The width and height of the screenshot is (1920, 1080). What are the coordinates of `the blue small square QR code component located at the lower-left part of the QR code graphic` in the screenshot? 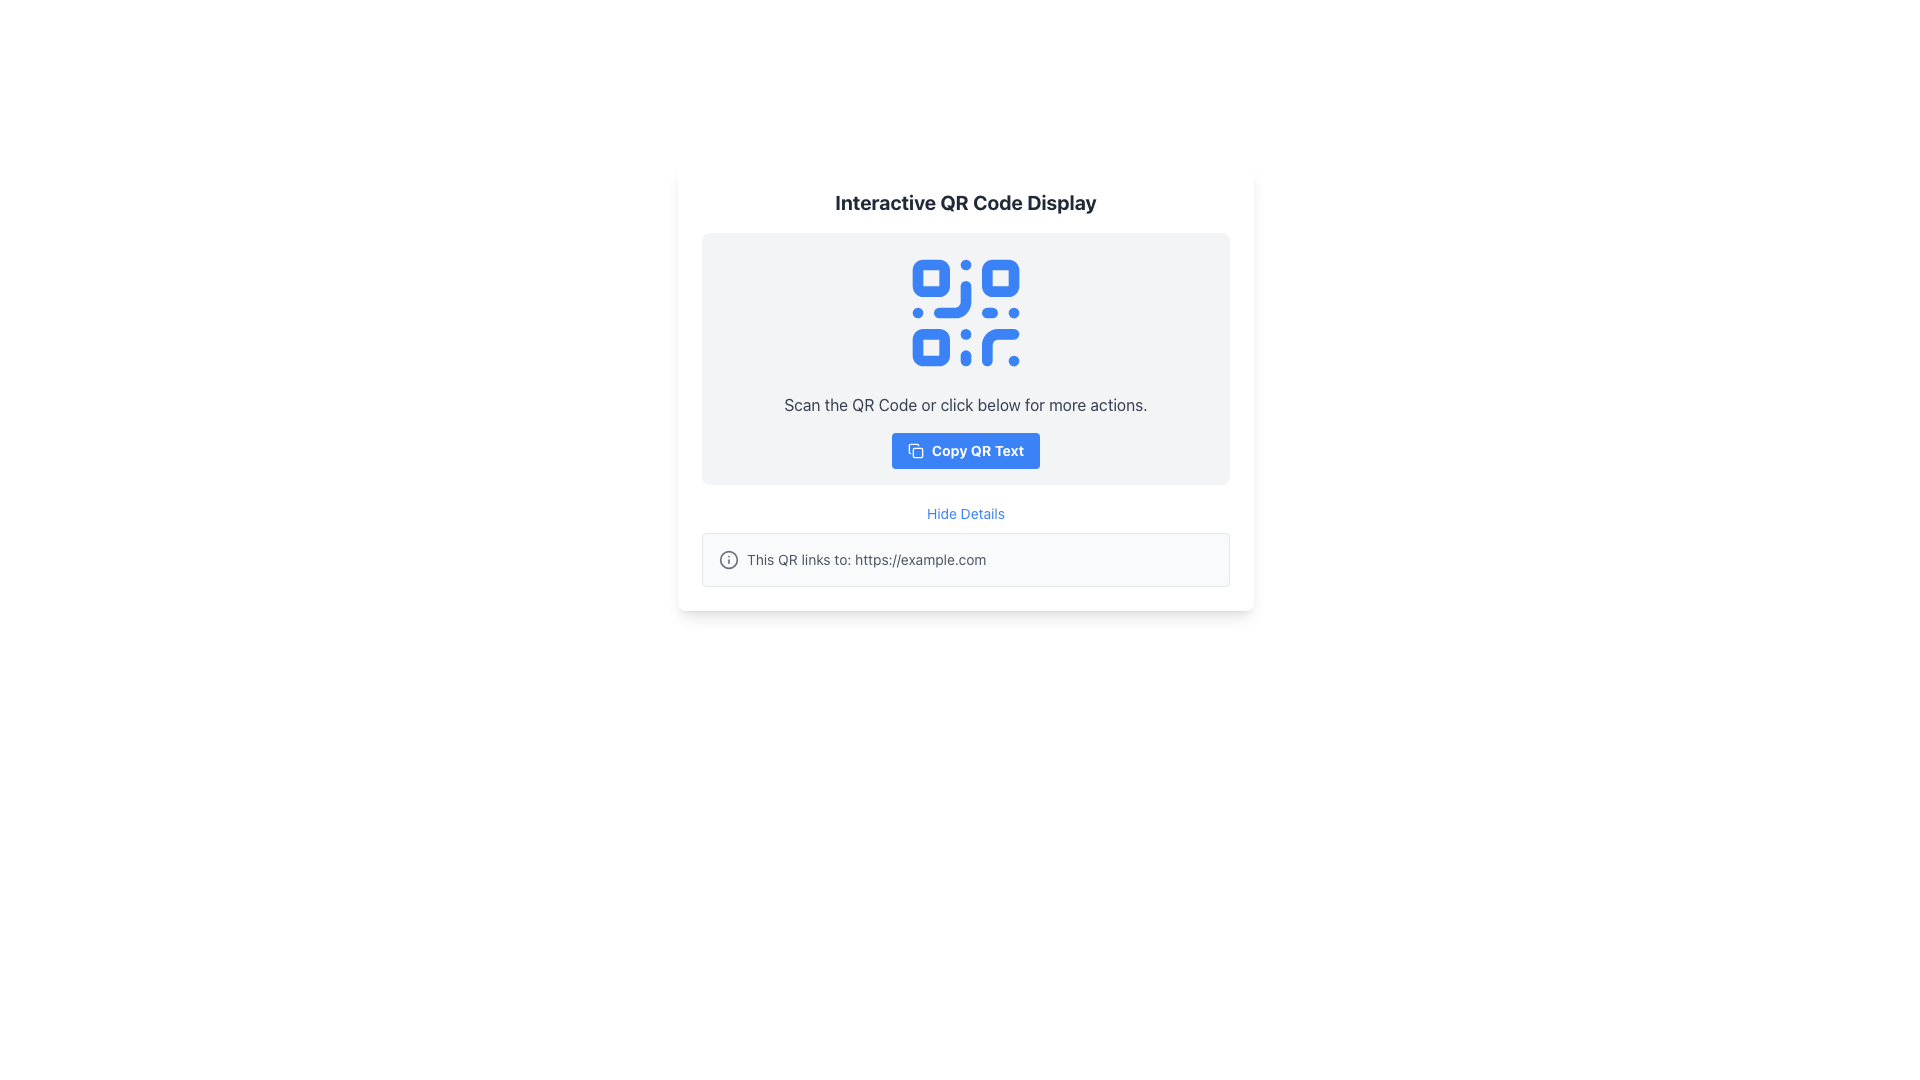 It's located at (930, 346).